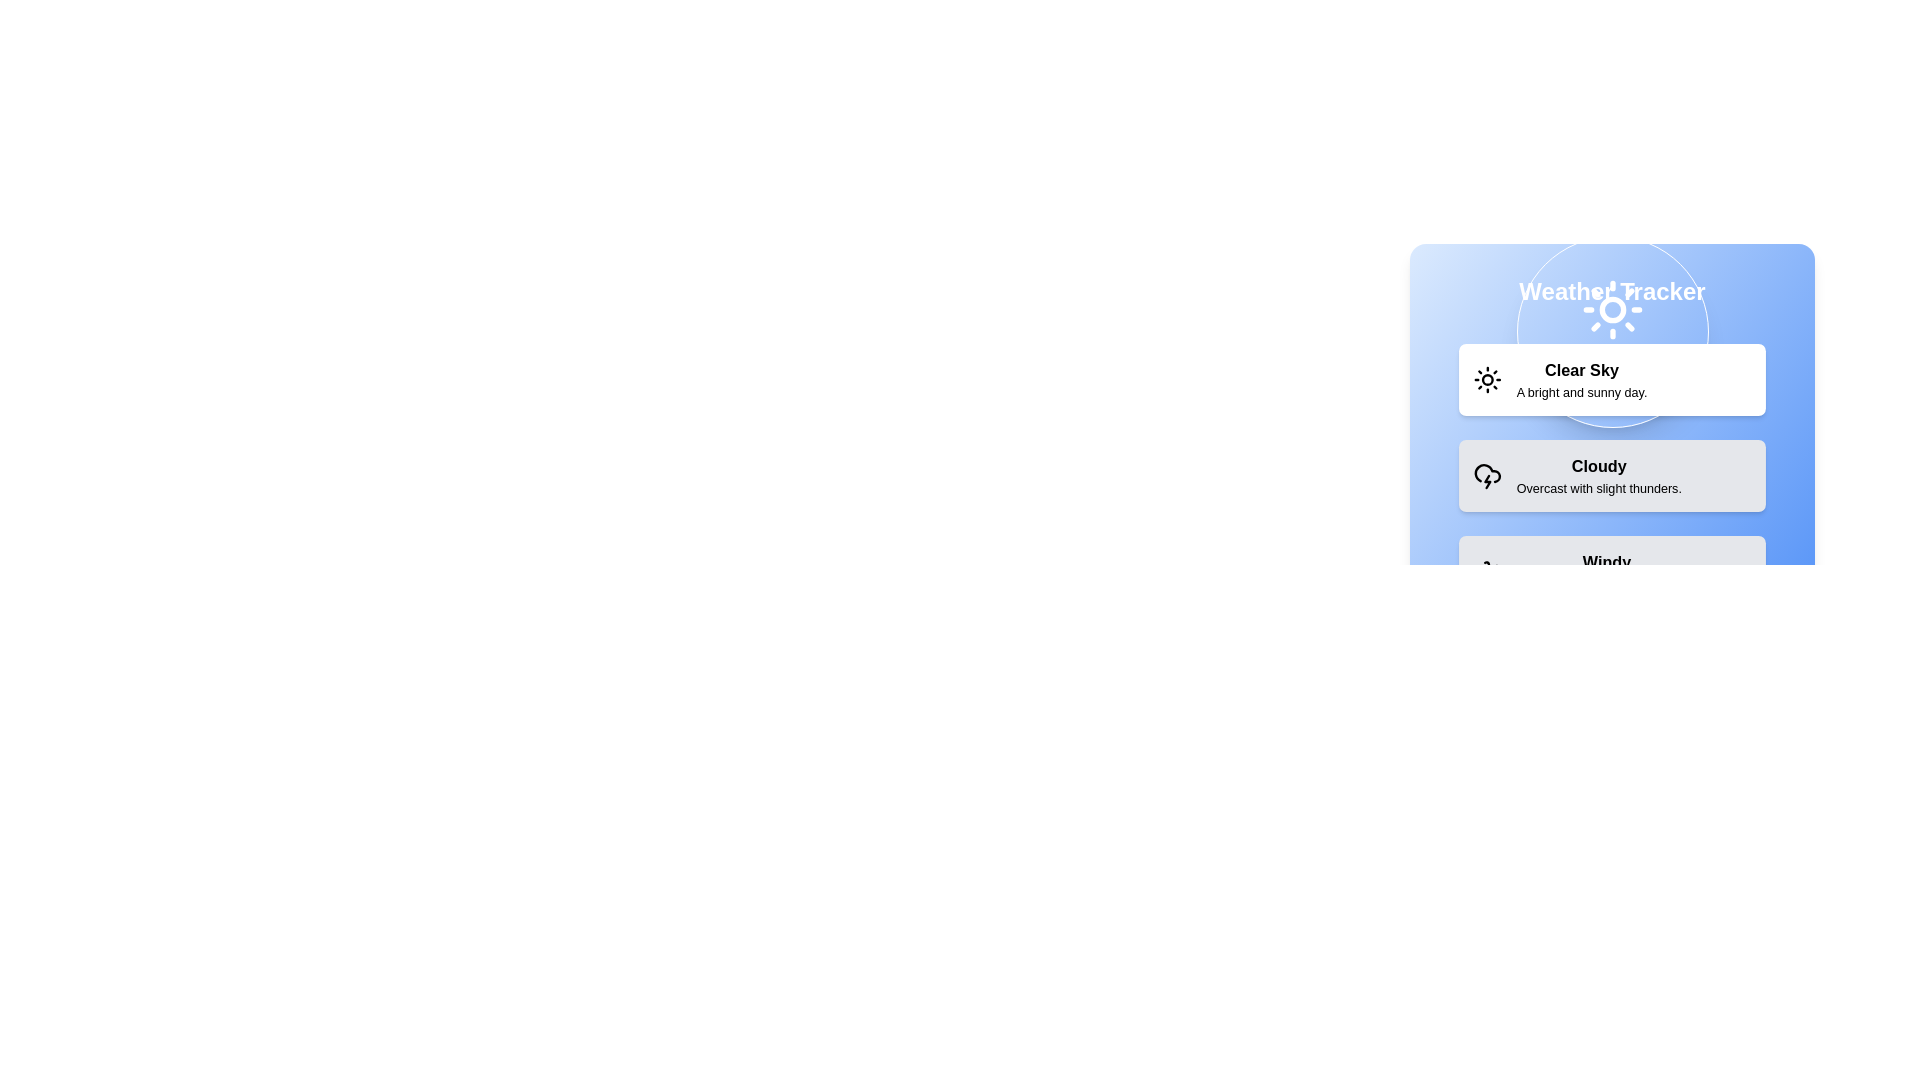 The width and height of the screenshot is (1920, 1080). I want to click on the text element displaying 'A bright and sunny day.' which is located below the 'Clear Sky' headline in the weather information interface, so click(1581, 392).